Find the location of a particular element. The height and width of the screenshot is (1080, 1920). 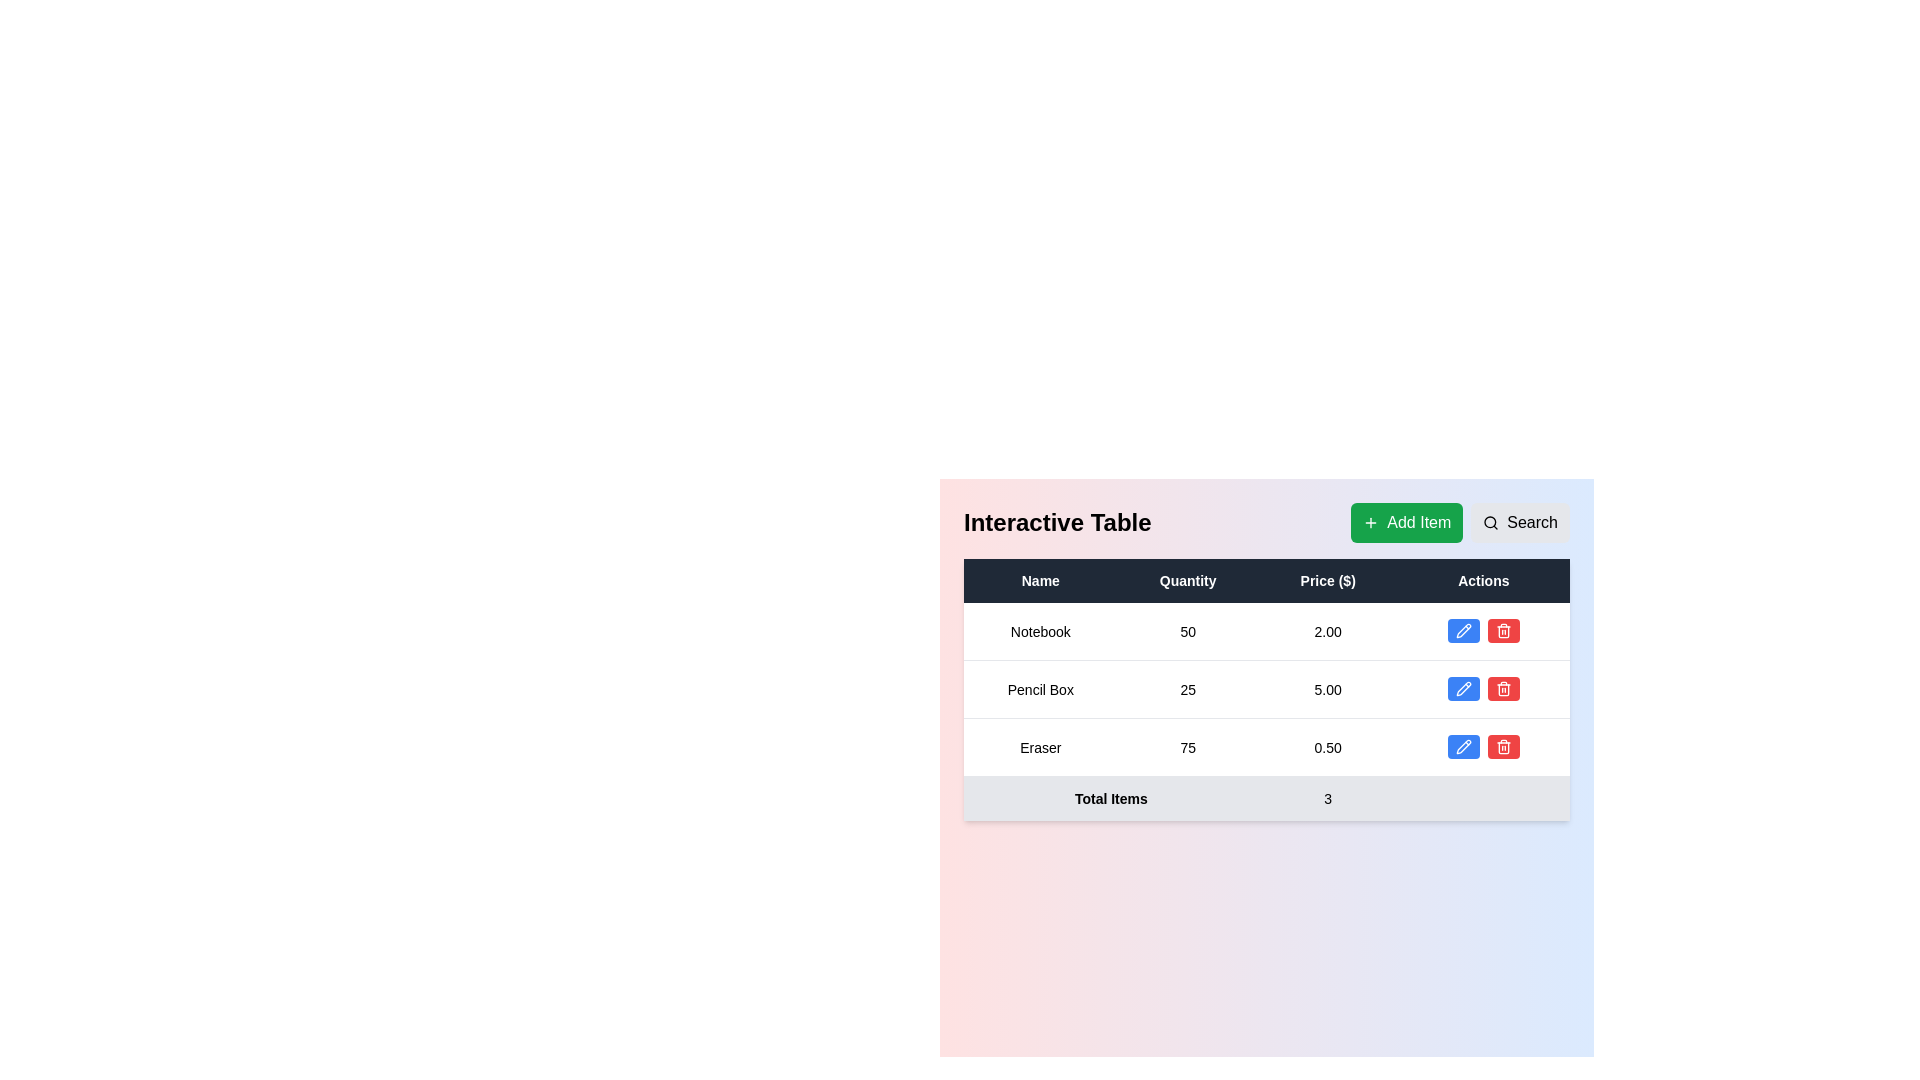

the pencil button in the actions column of the second row for the item 'Pencil Box' is located at coordinates (1483, 688).